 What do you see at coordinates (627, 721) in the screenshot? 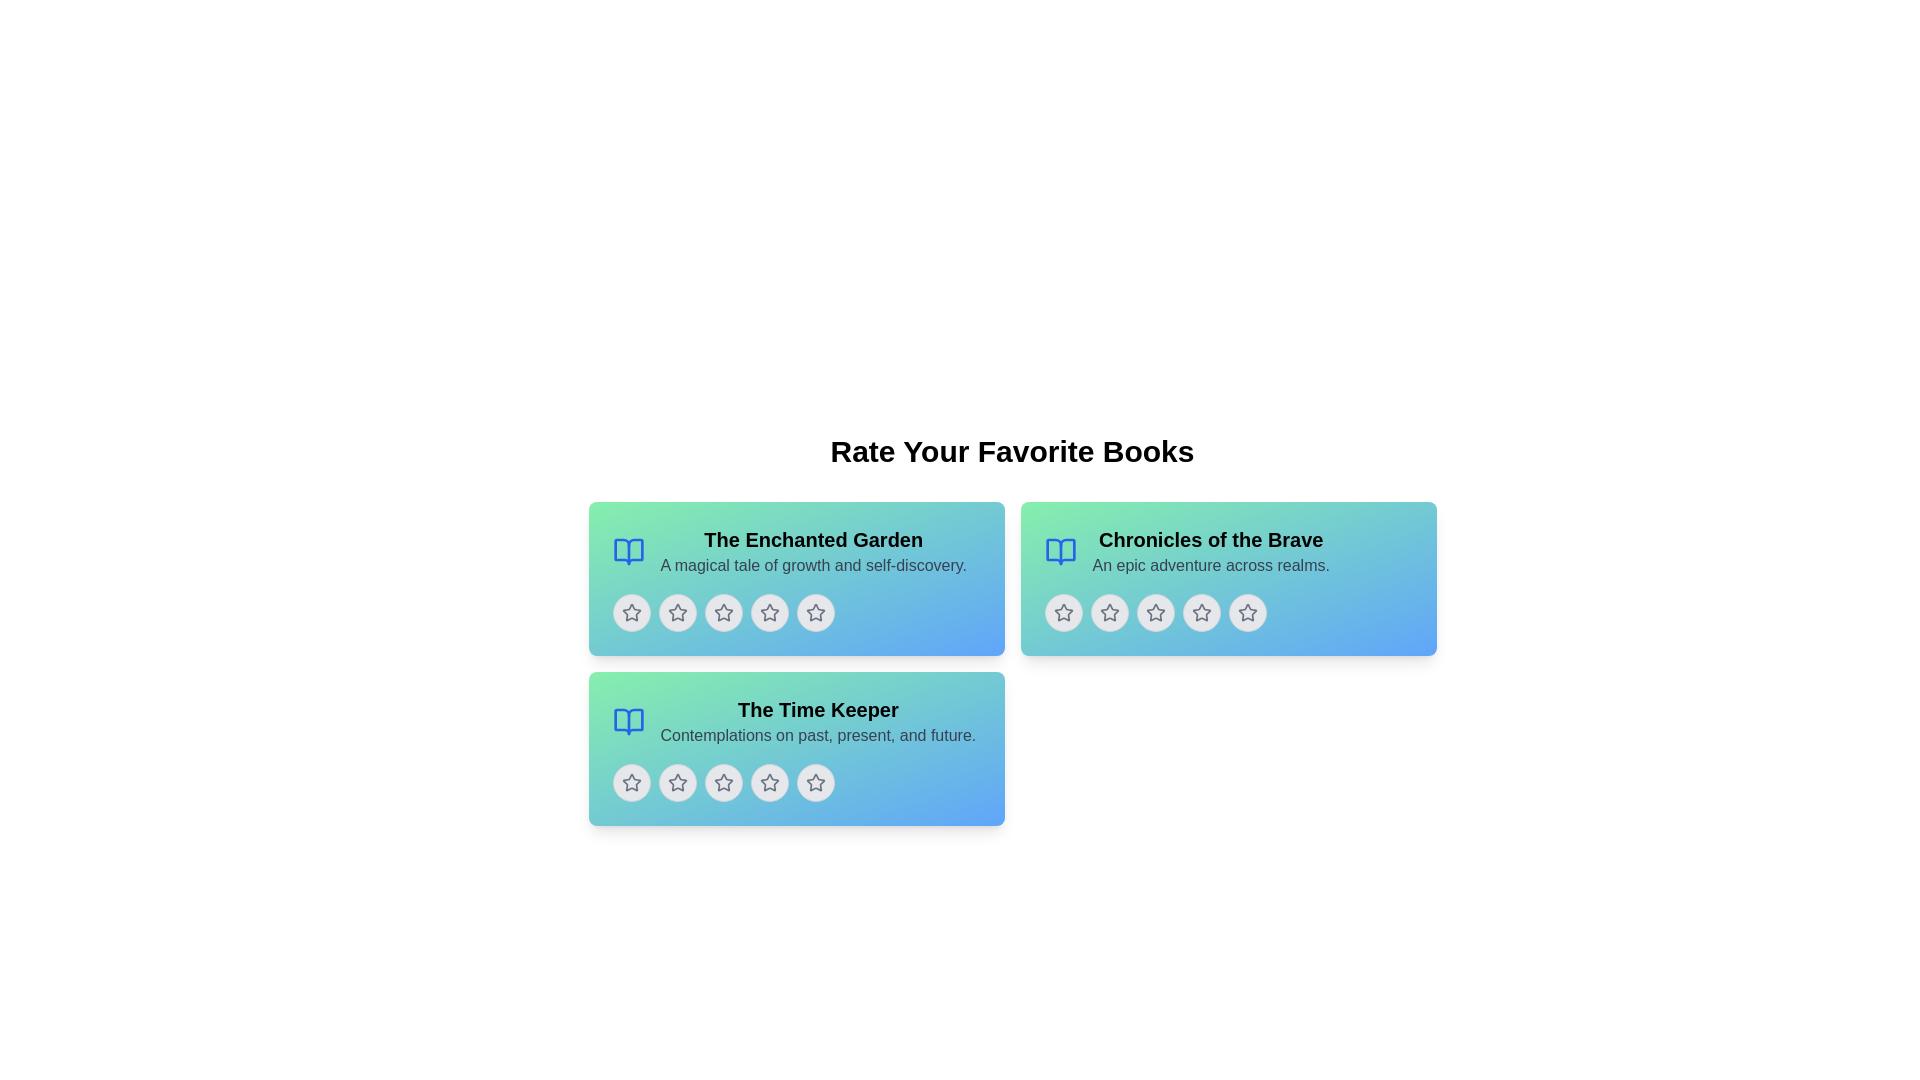
I see `the blue open book icon located in the lower left corner of the card for 'The Time Keeper', positioned to the left of the title and above the star icons` at bounding box center [627, 721].